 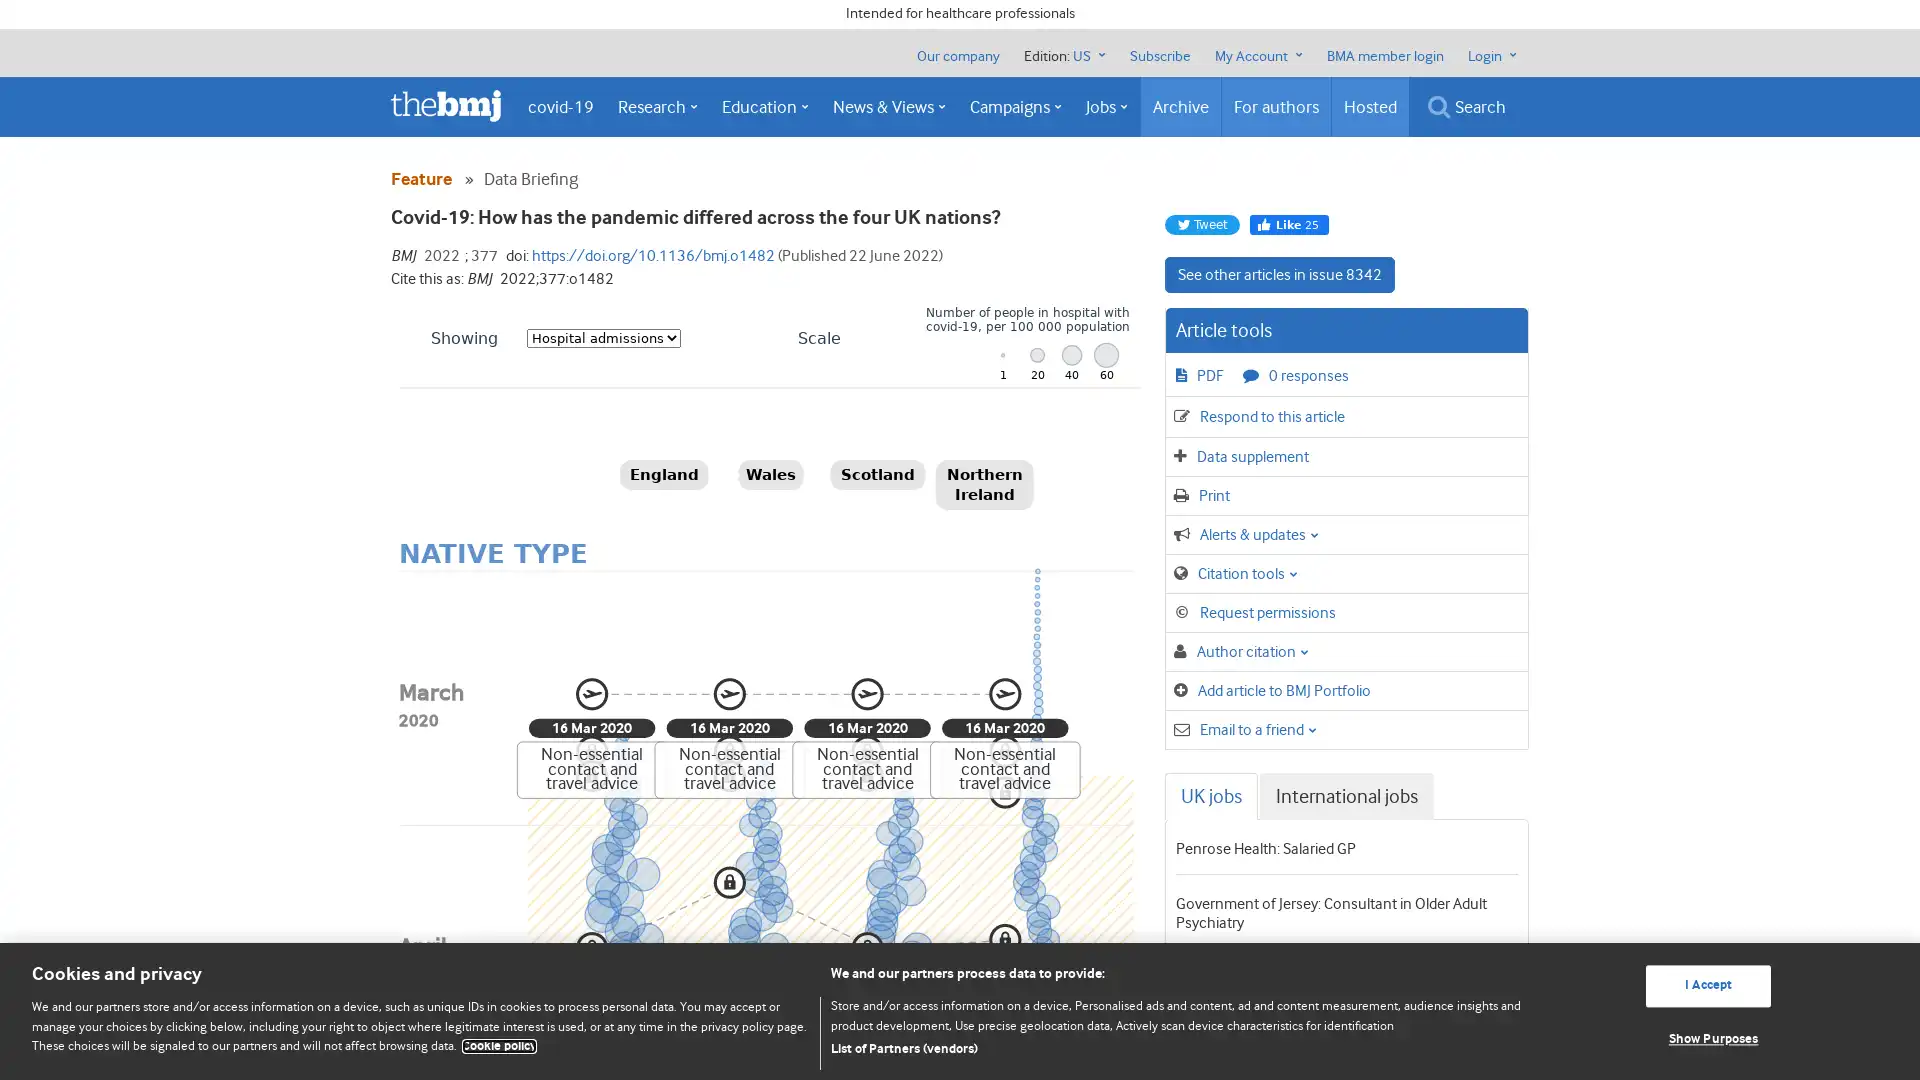 I want to click on Email to a friend, so click(x=1256, y=729).